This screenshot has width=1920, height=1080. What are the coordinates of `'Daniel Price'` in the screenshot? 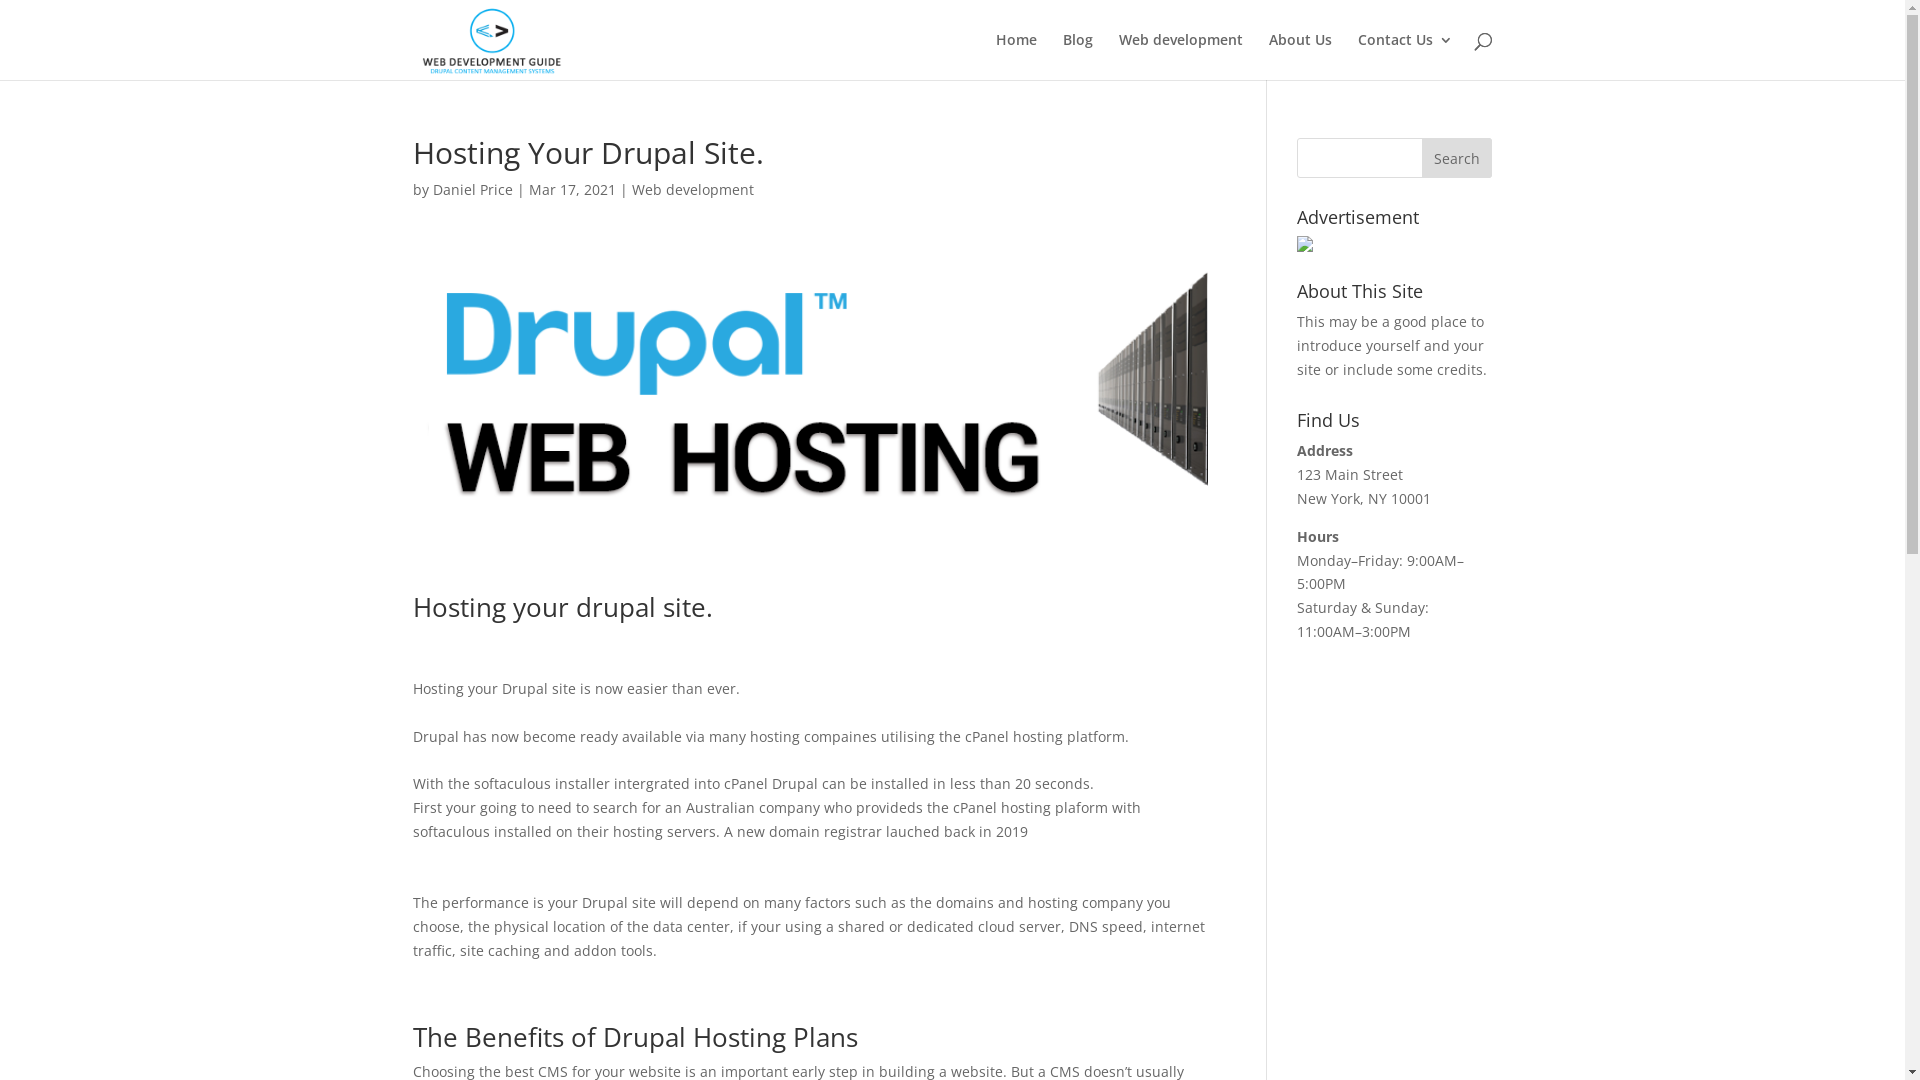 It's located at (470, 189).